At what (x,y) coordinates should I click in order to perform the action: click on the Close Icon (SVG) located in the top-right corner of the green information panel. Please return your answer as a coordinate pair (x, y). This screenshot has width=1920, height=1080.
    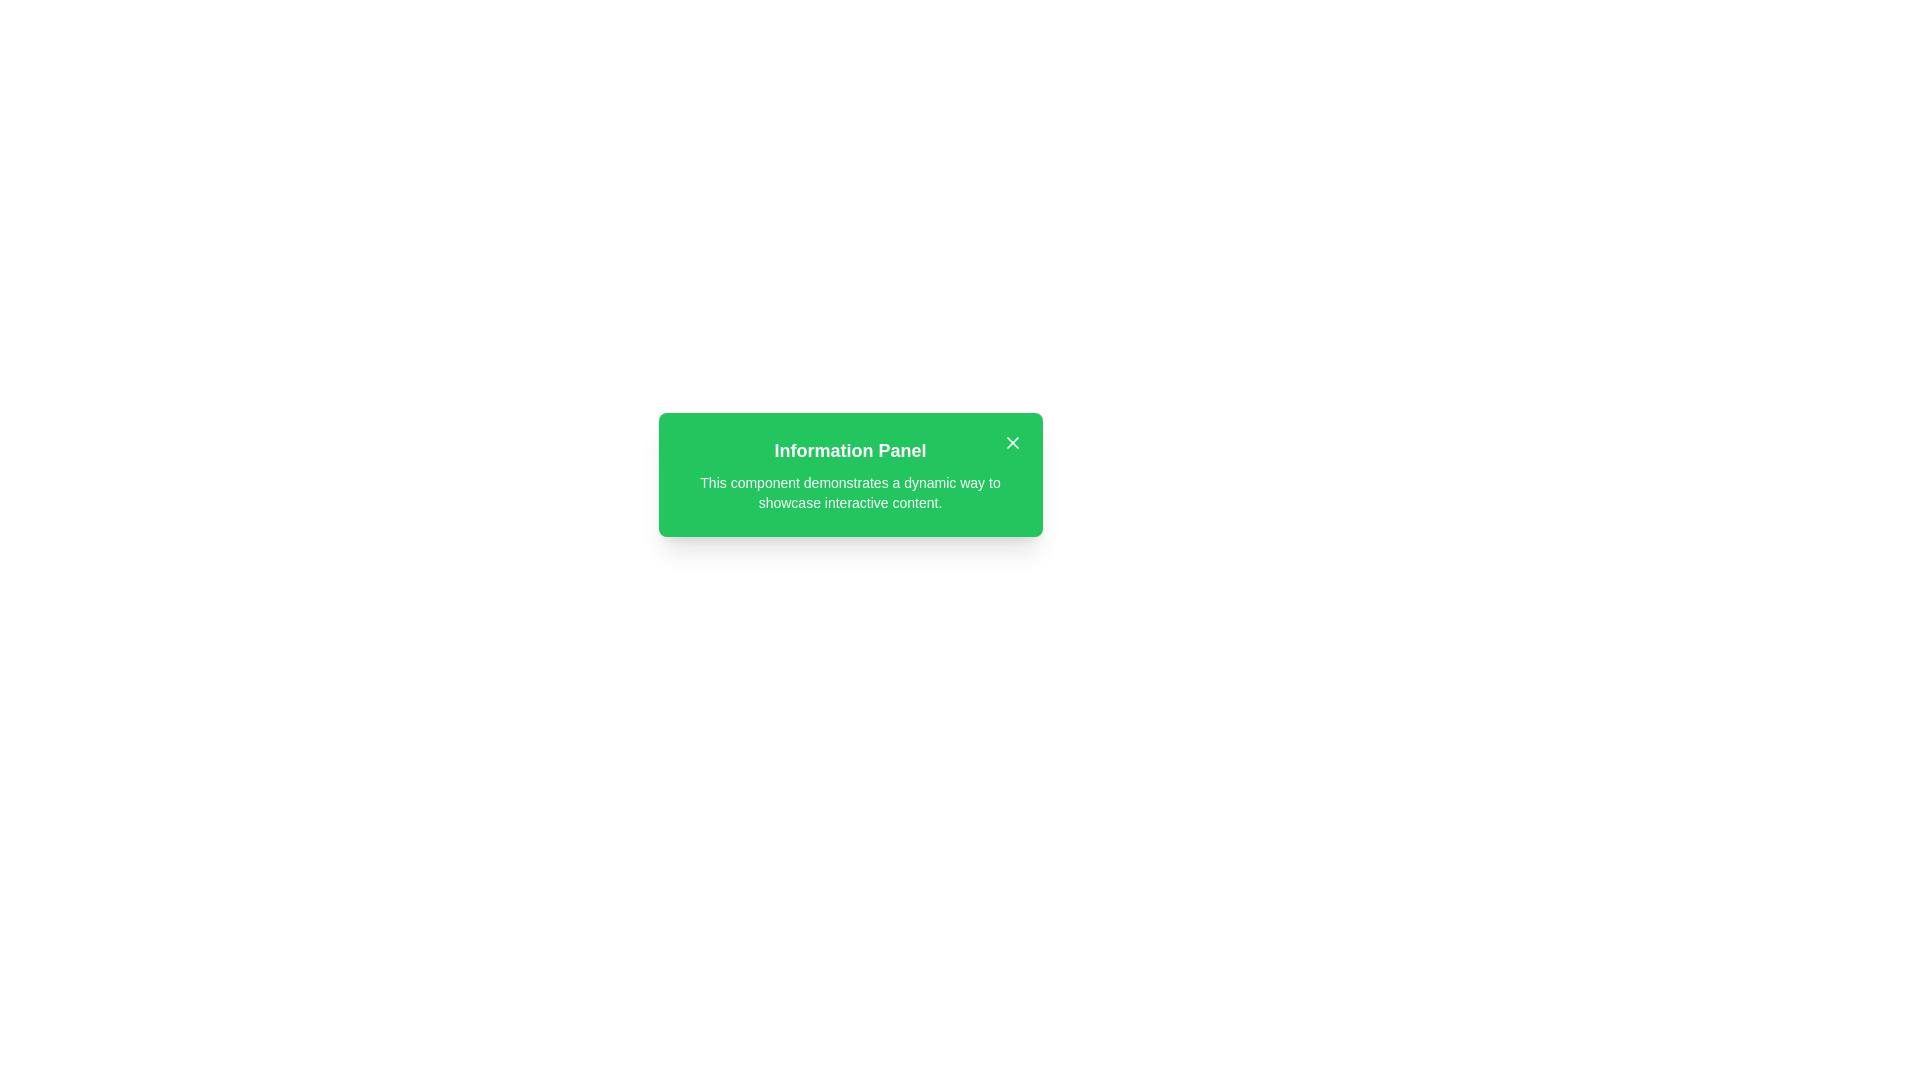
    Looking at the image, I should click on (1012, 442).